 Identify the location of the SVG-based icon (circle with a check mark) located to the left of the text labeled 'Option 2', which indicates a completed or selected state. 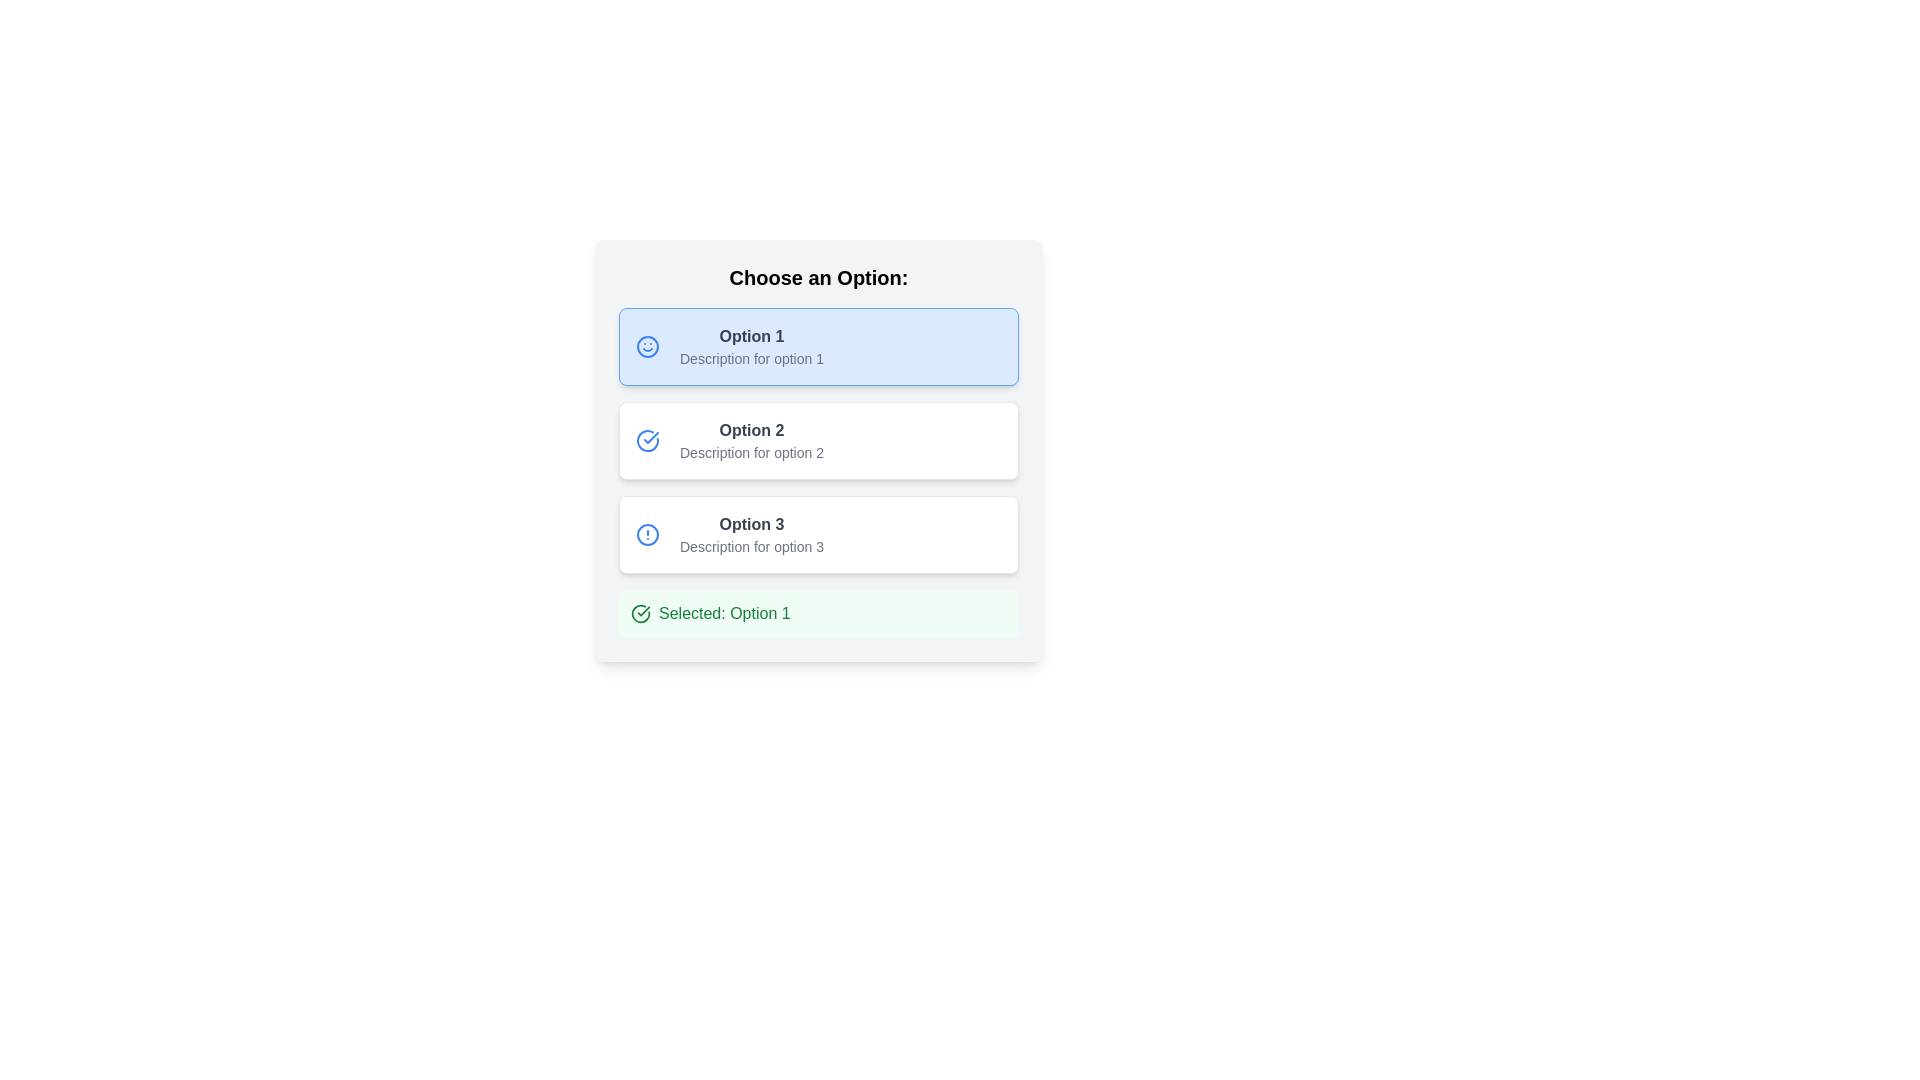
(648, 439).